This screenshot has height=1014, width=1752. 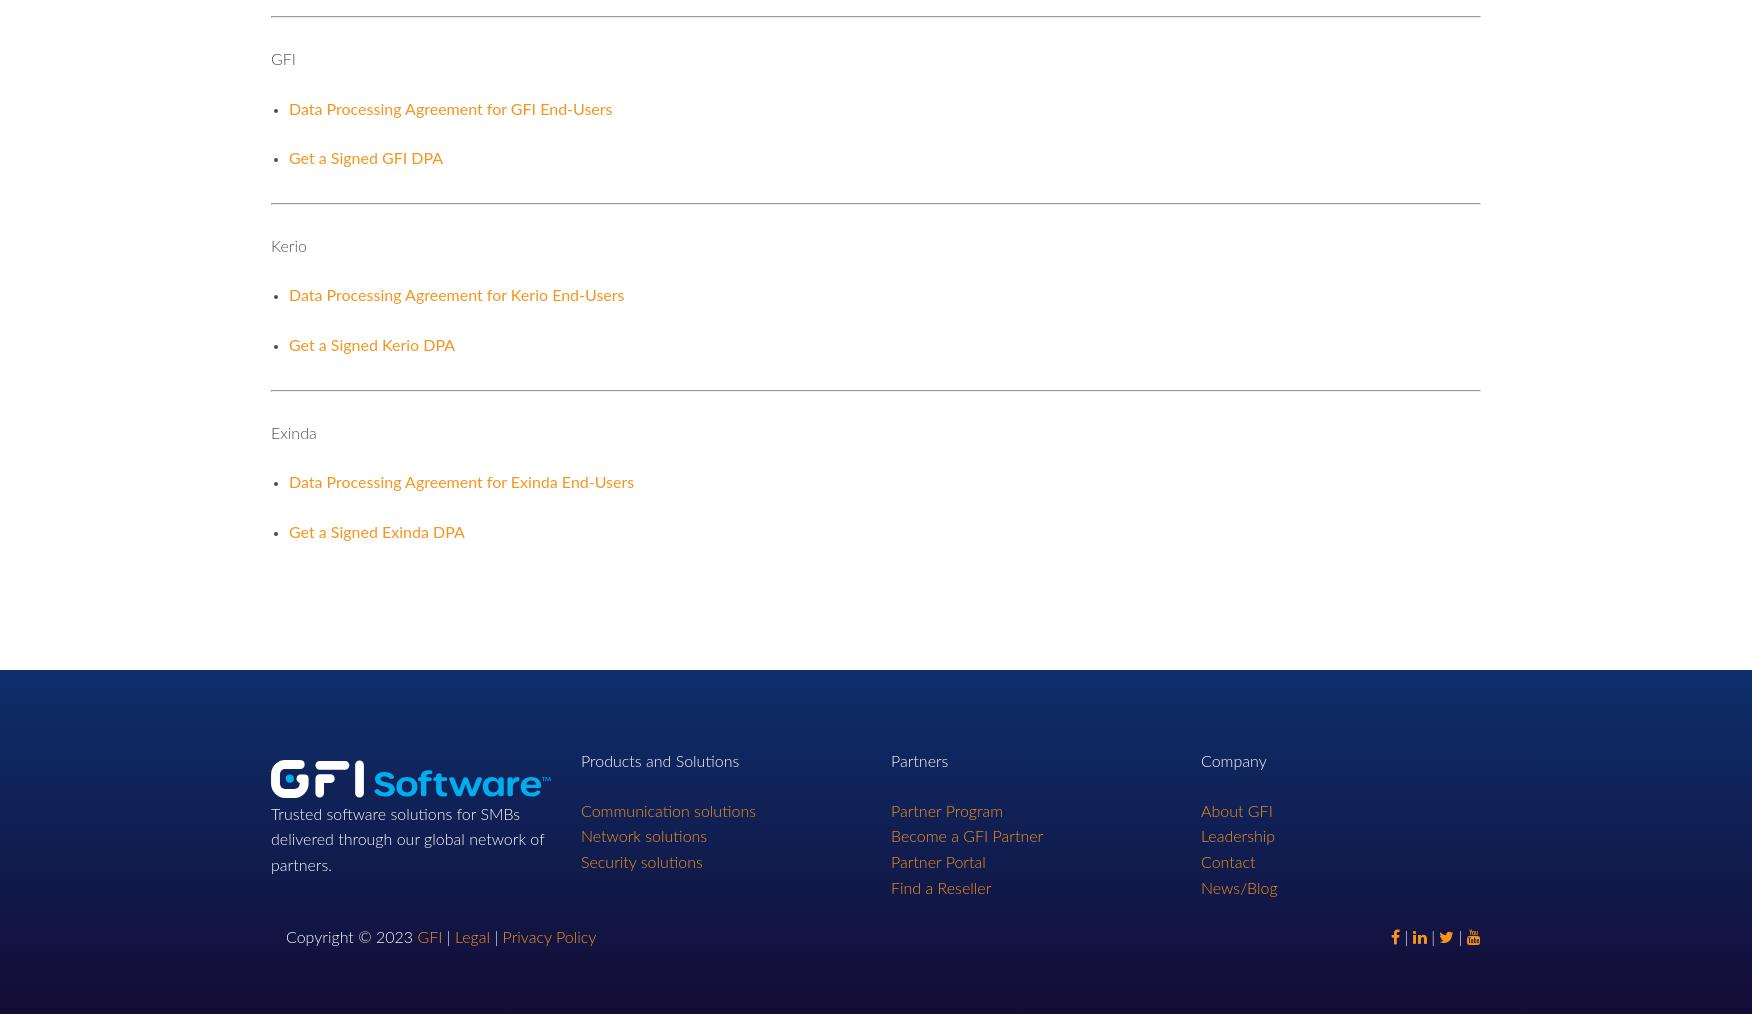 What do you see at coordinates (965, 836) in the screenshot?
I see `'Become a GFI Partner'` at bounding box center [965, 836].